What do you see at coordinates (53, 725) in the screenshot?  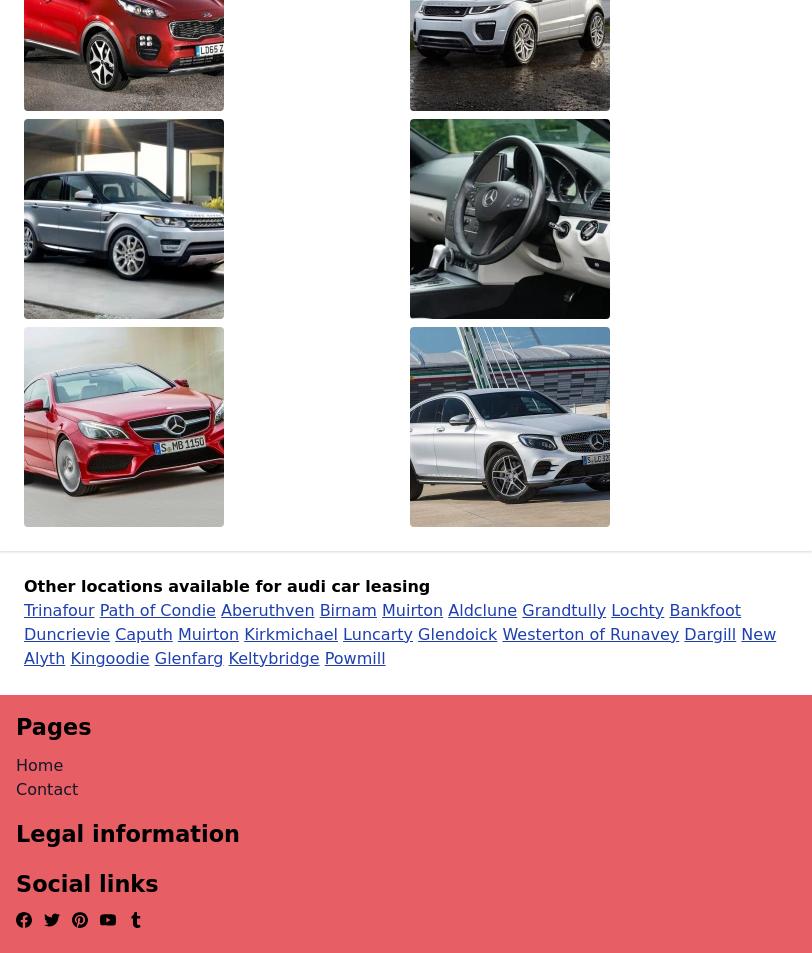 I see `'Pages'` at bounding box center [53, 725].